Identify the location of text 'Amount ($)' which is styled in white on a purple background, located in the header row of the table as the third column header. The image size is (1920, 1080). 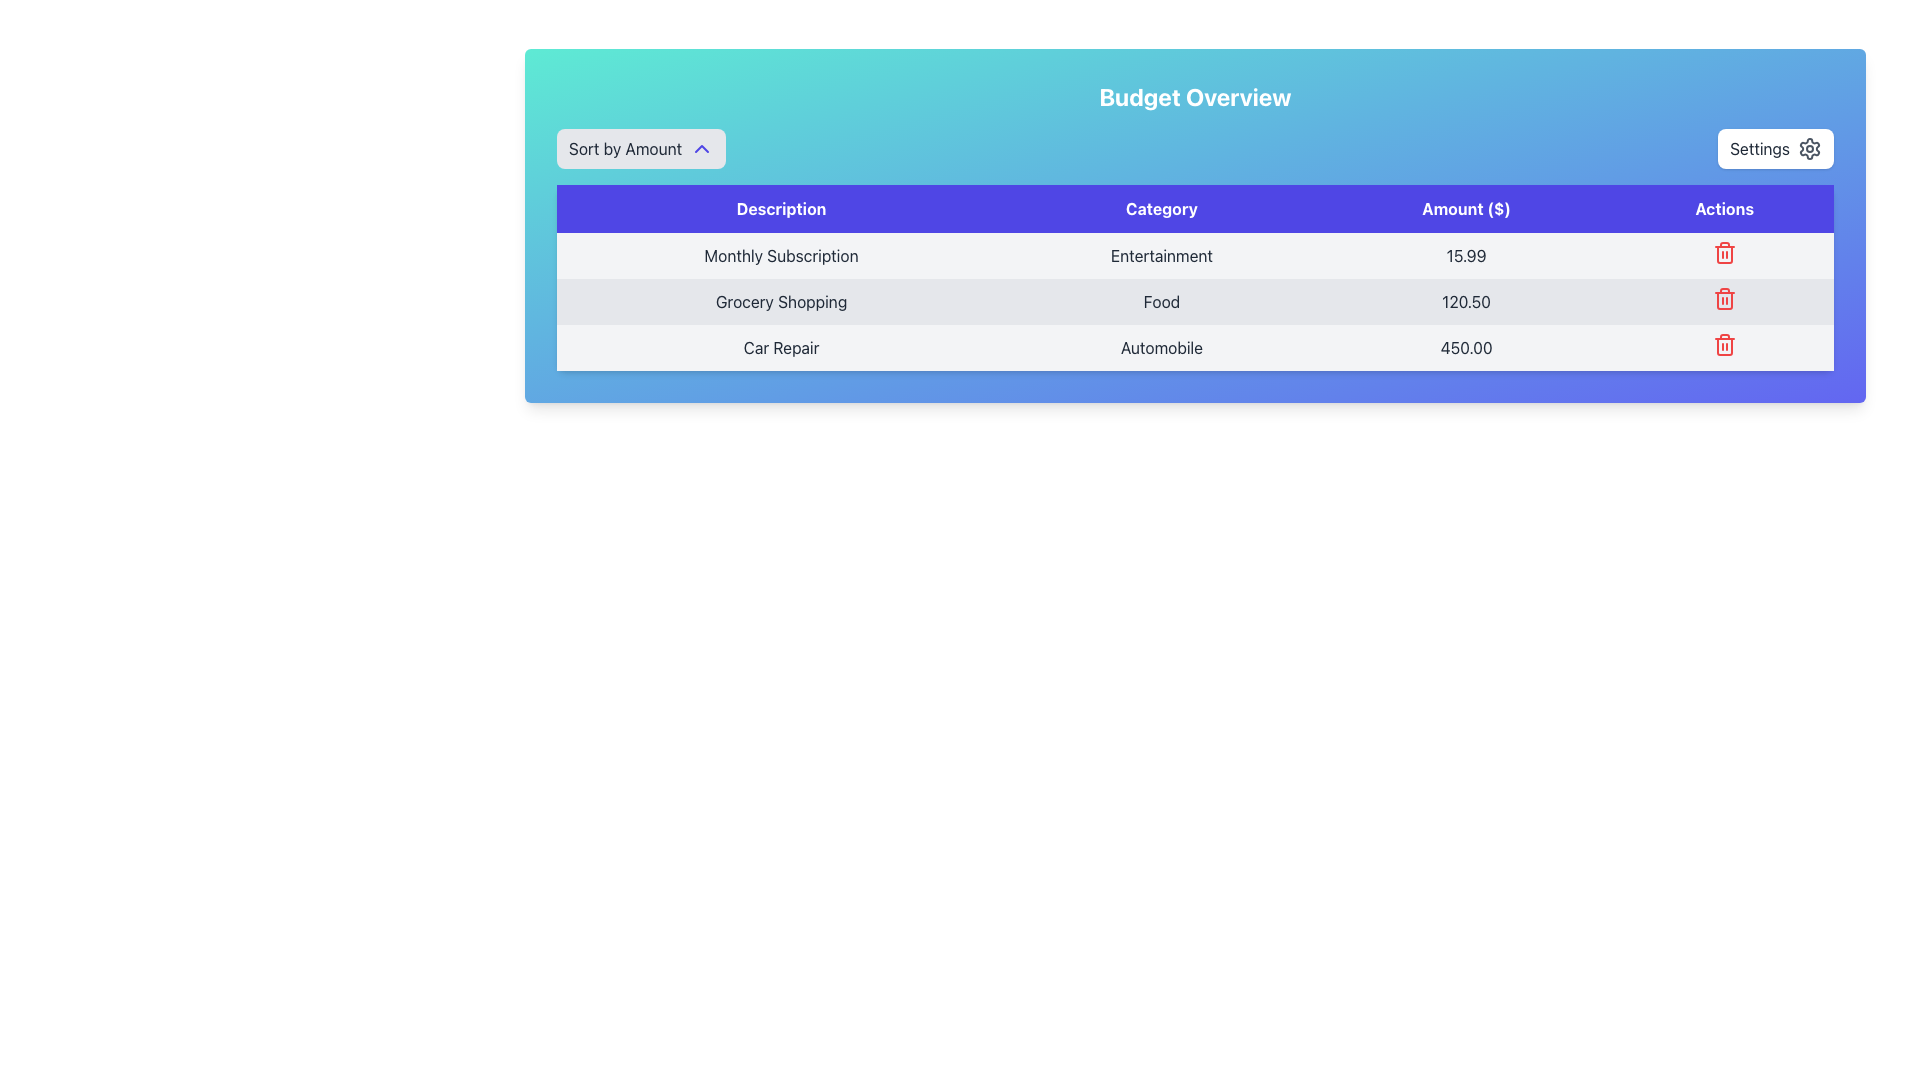
(1466, 208).